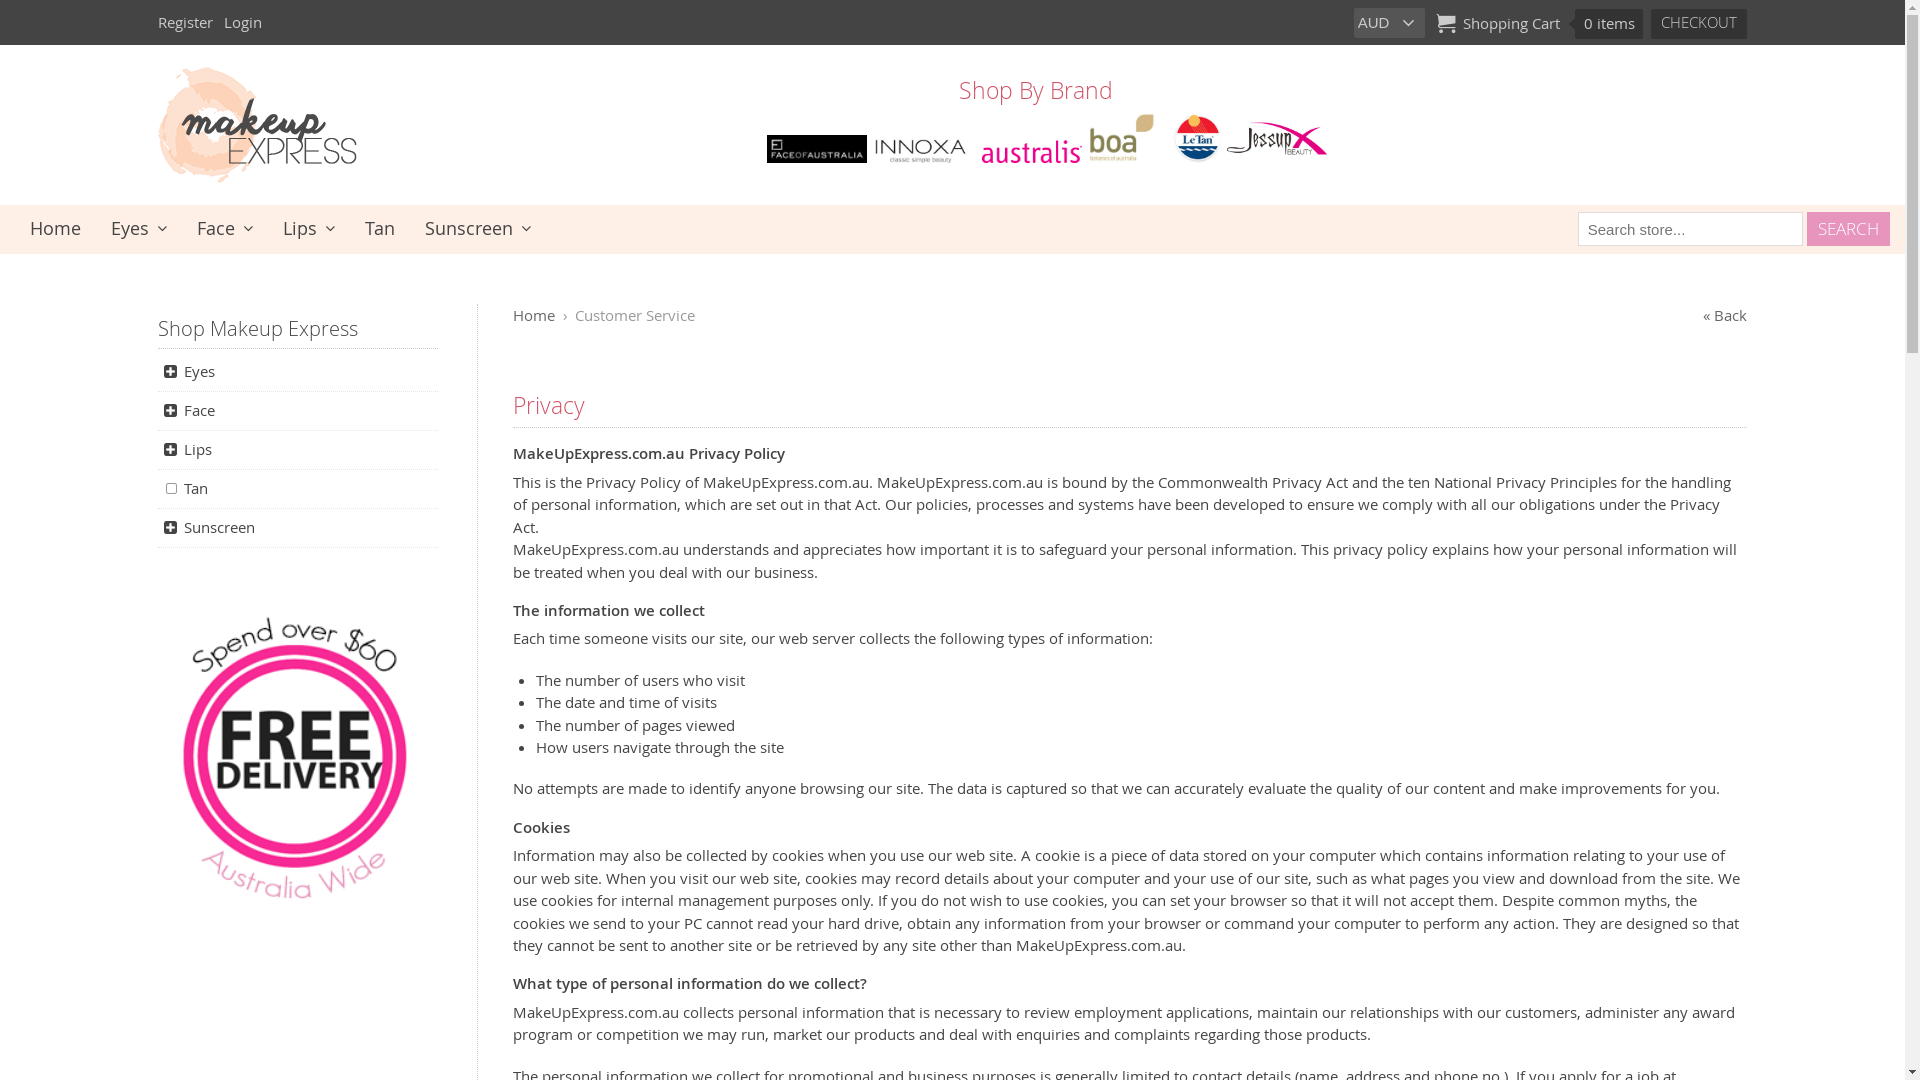  I want to click on 'Login', so click(243, 22).